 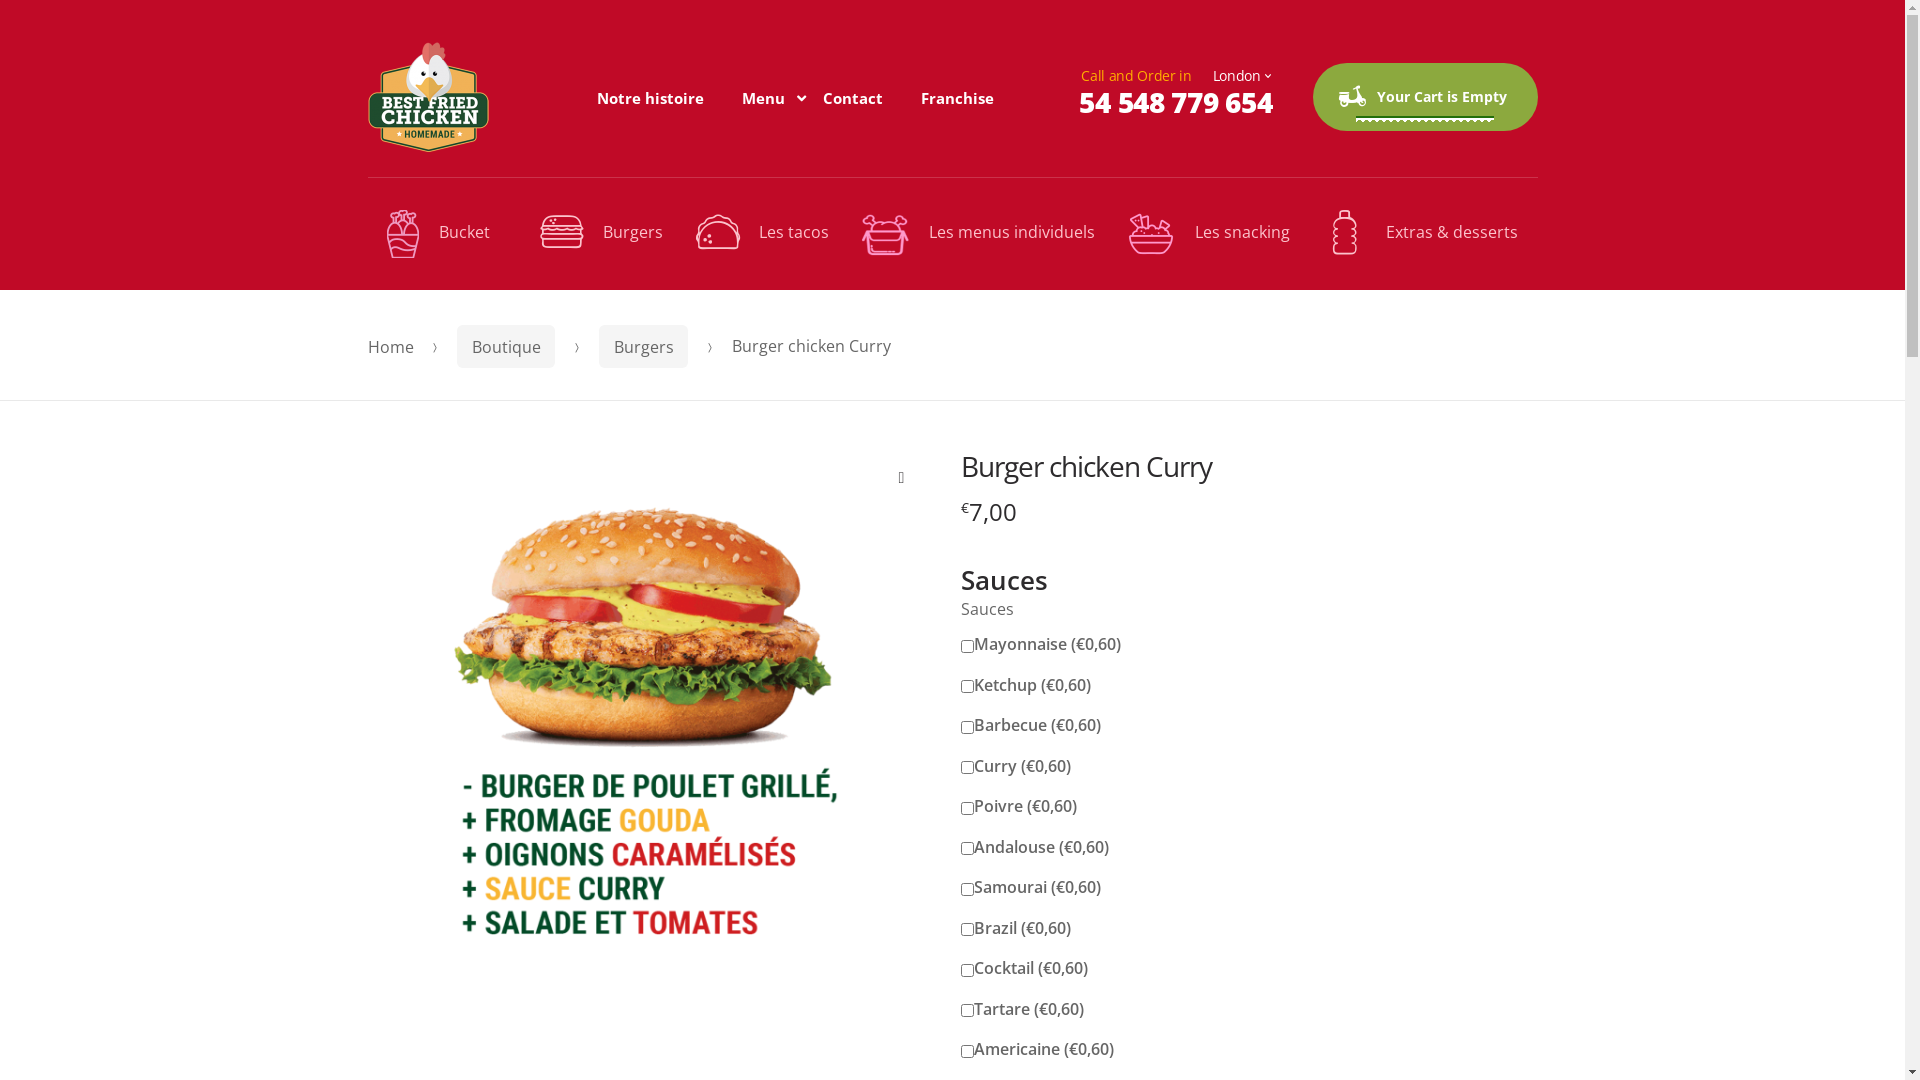 I want to click on 'Notre histoire', so click(x=650, y=96).